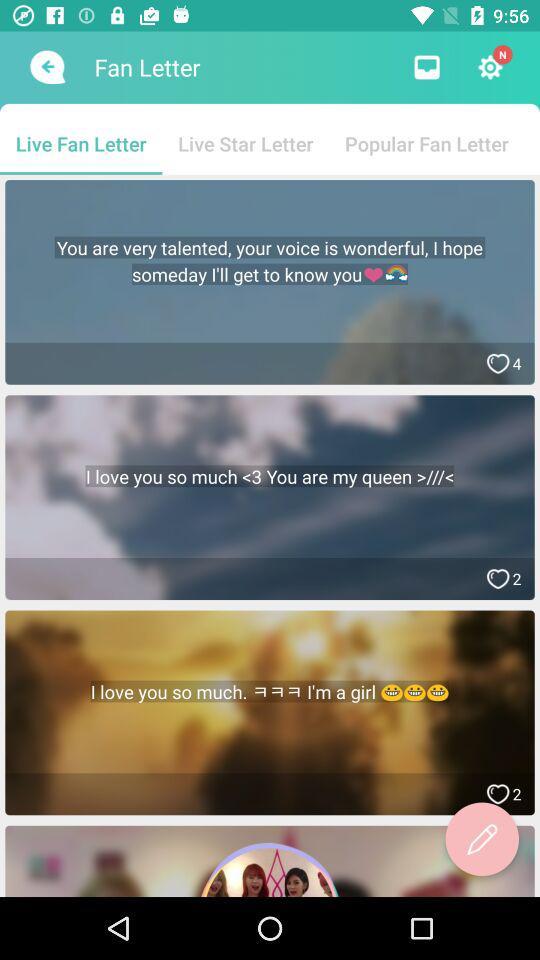  Describe the element at coordinates (481, 839) in the screenshot. I see `write` at that location.